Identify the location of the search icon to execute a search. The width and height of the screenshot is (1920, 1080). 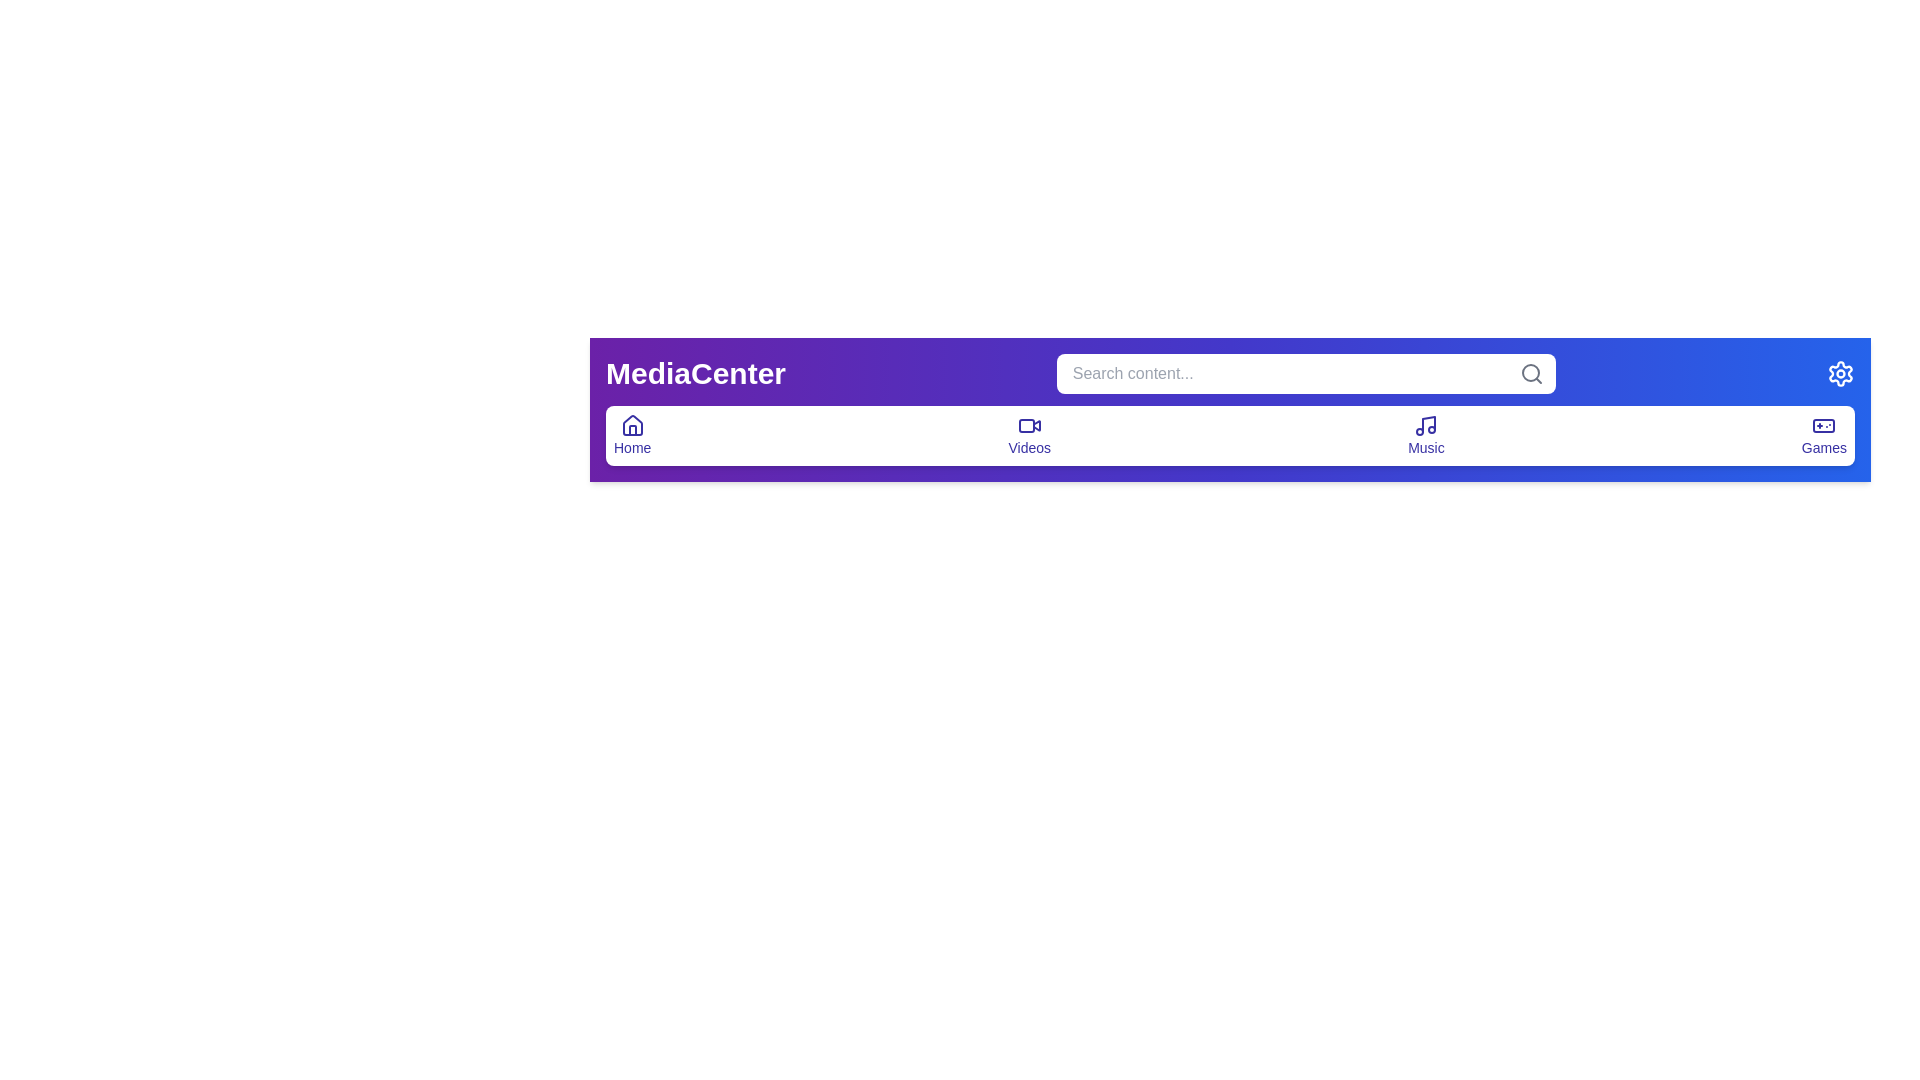
(1530, 374).